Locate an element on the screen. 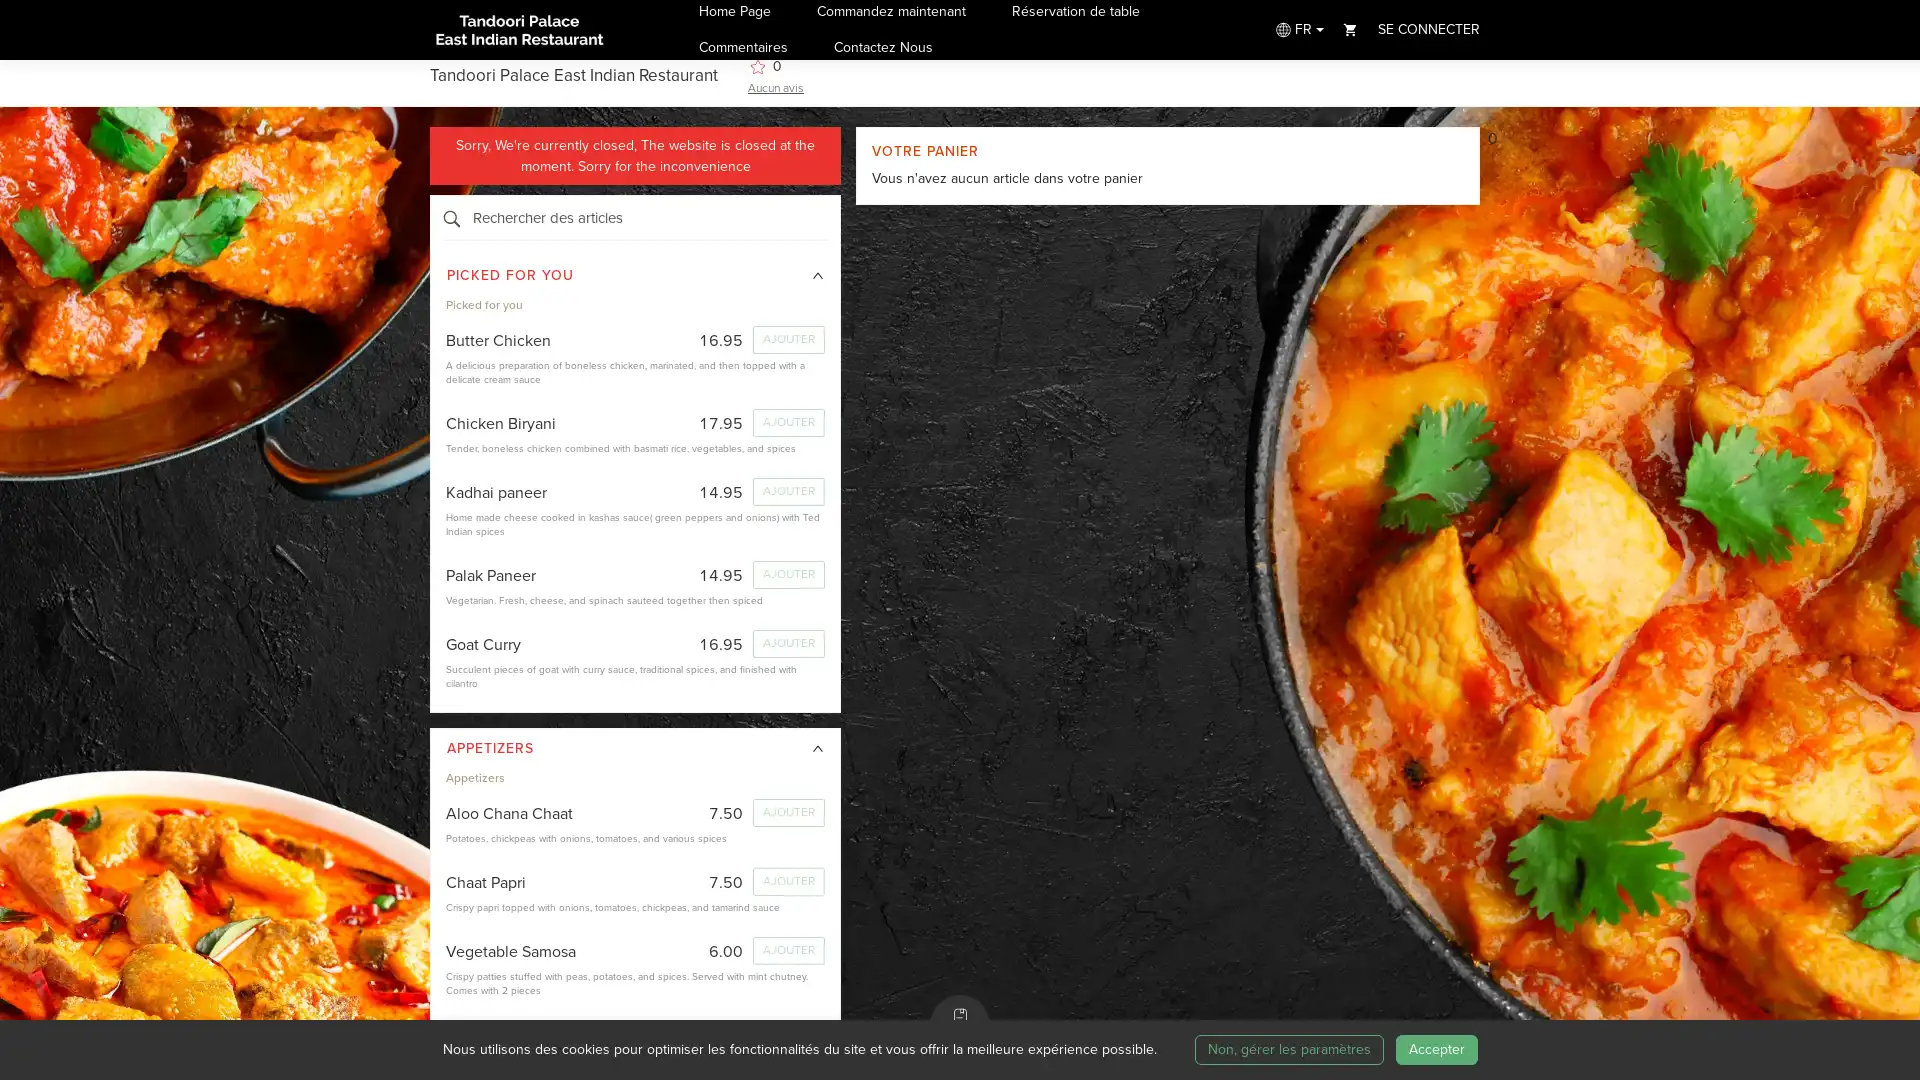  FR is located at coordinates (1297, 29).